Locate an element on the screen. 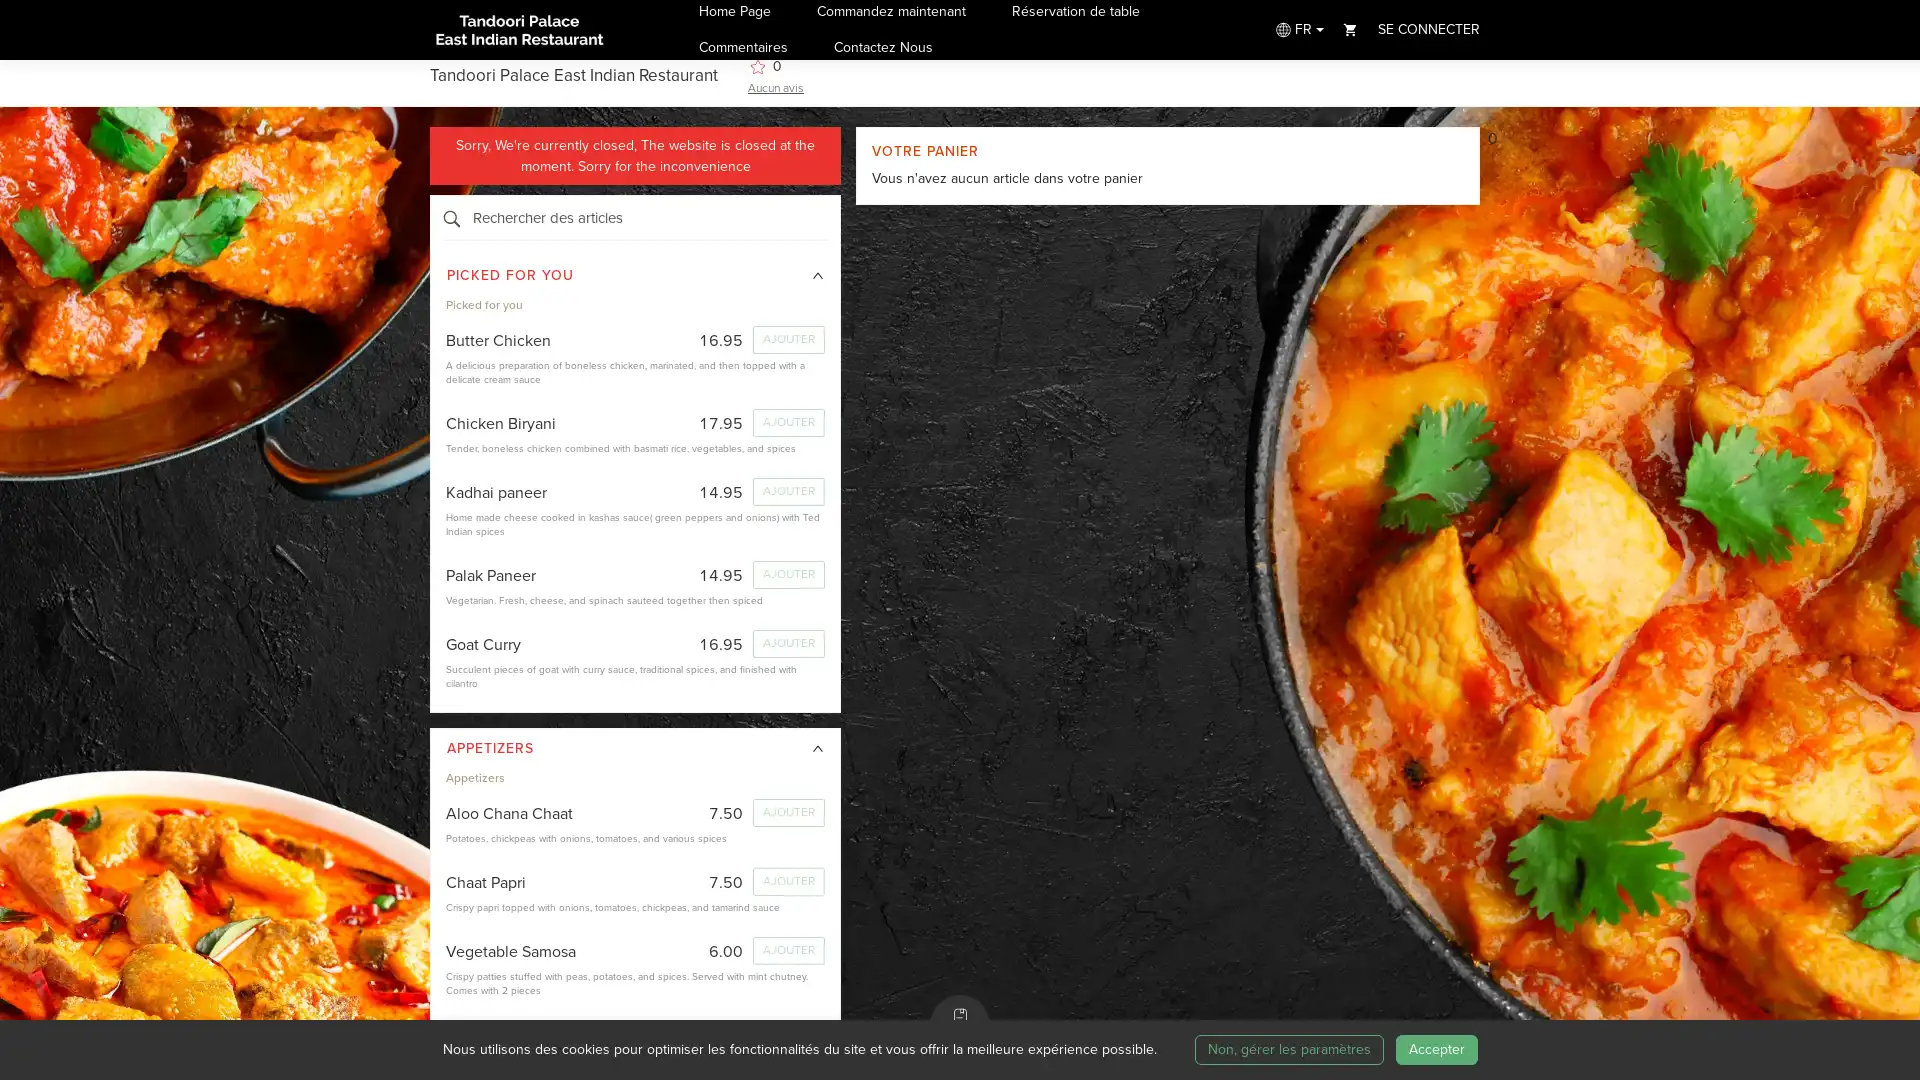  FR is located at coordinates (1297, 29).